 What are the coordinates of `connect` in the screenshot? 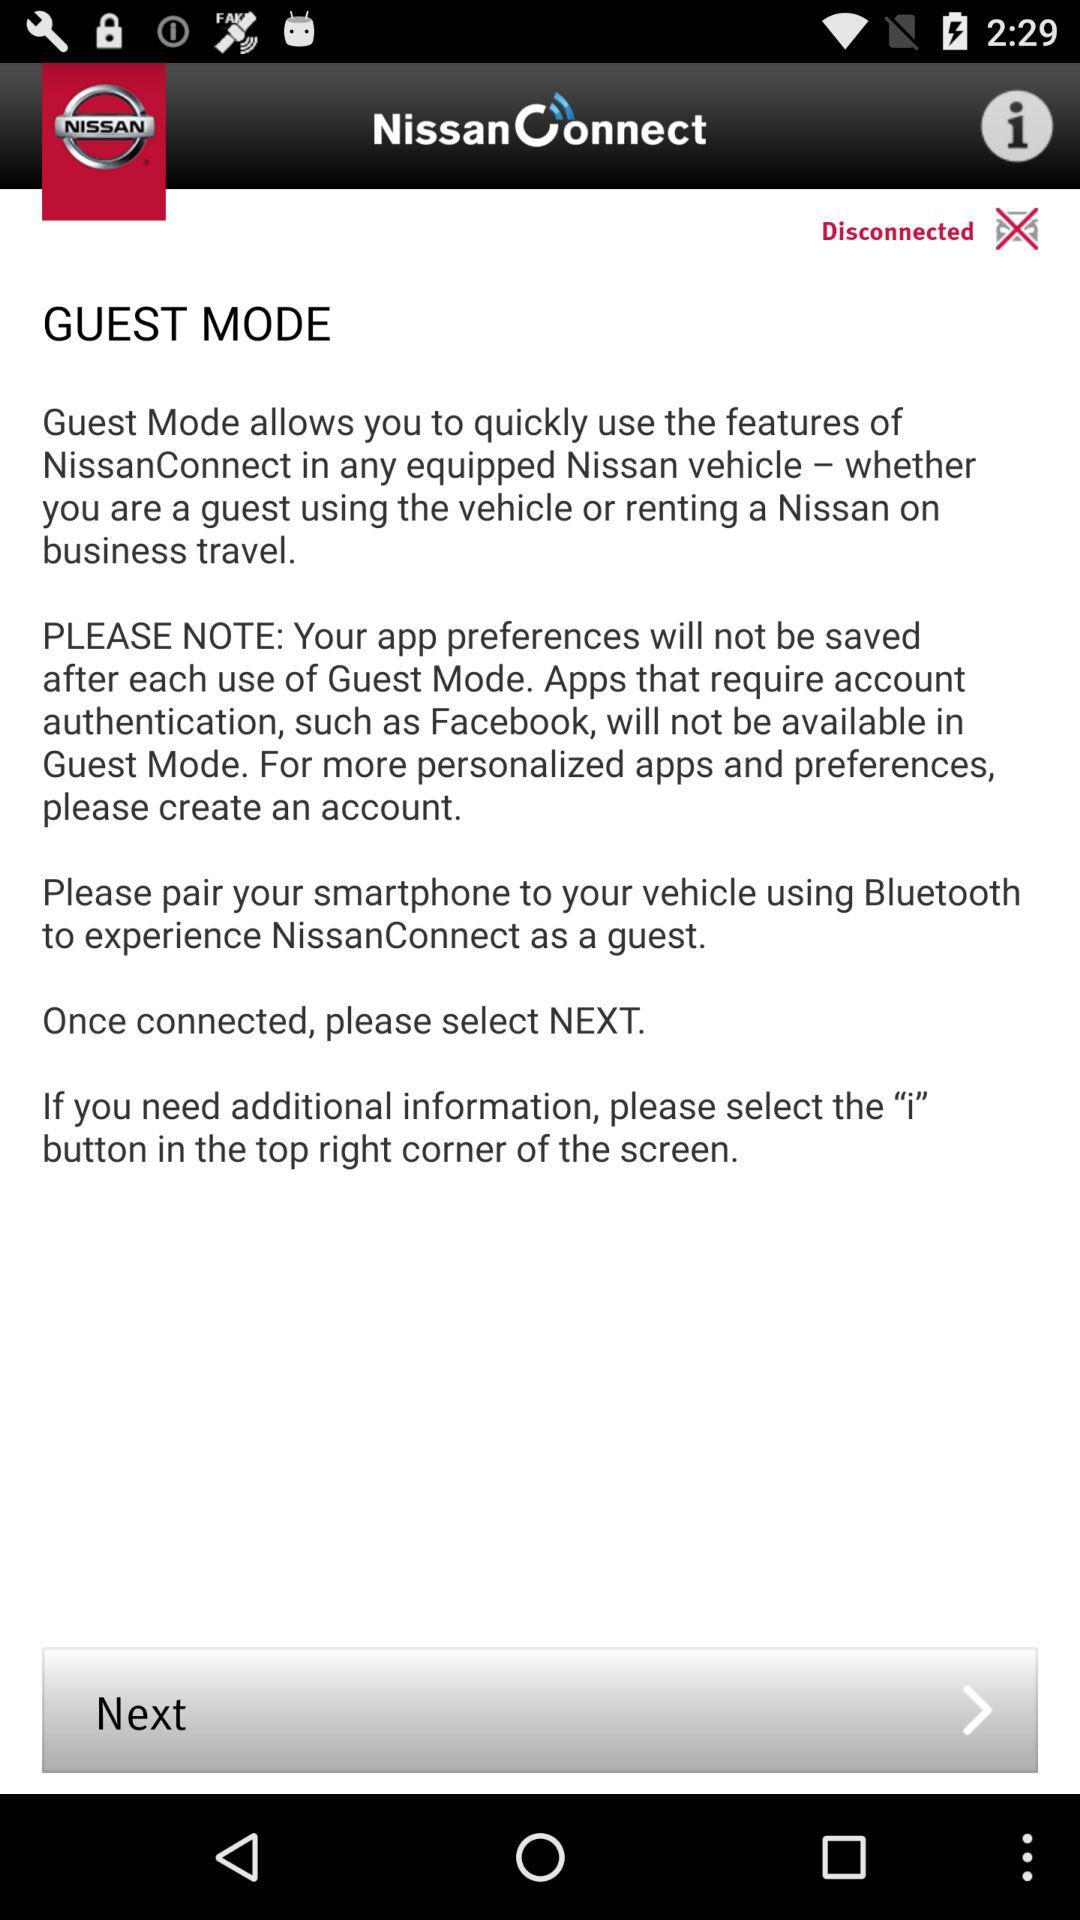 It's located at (1036, 228).